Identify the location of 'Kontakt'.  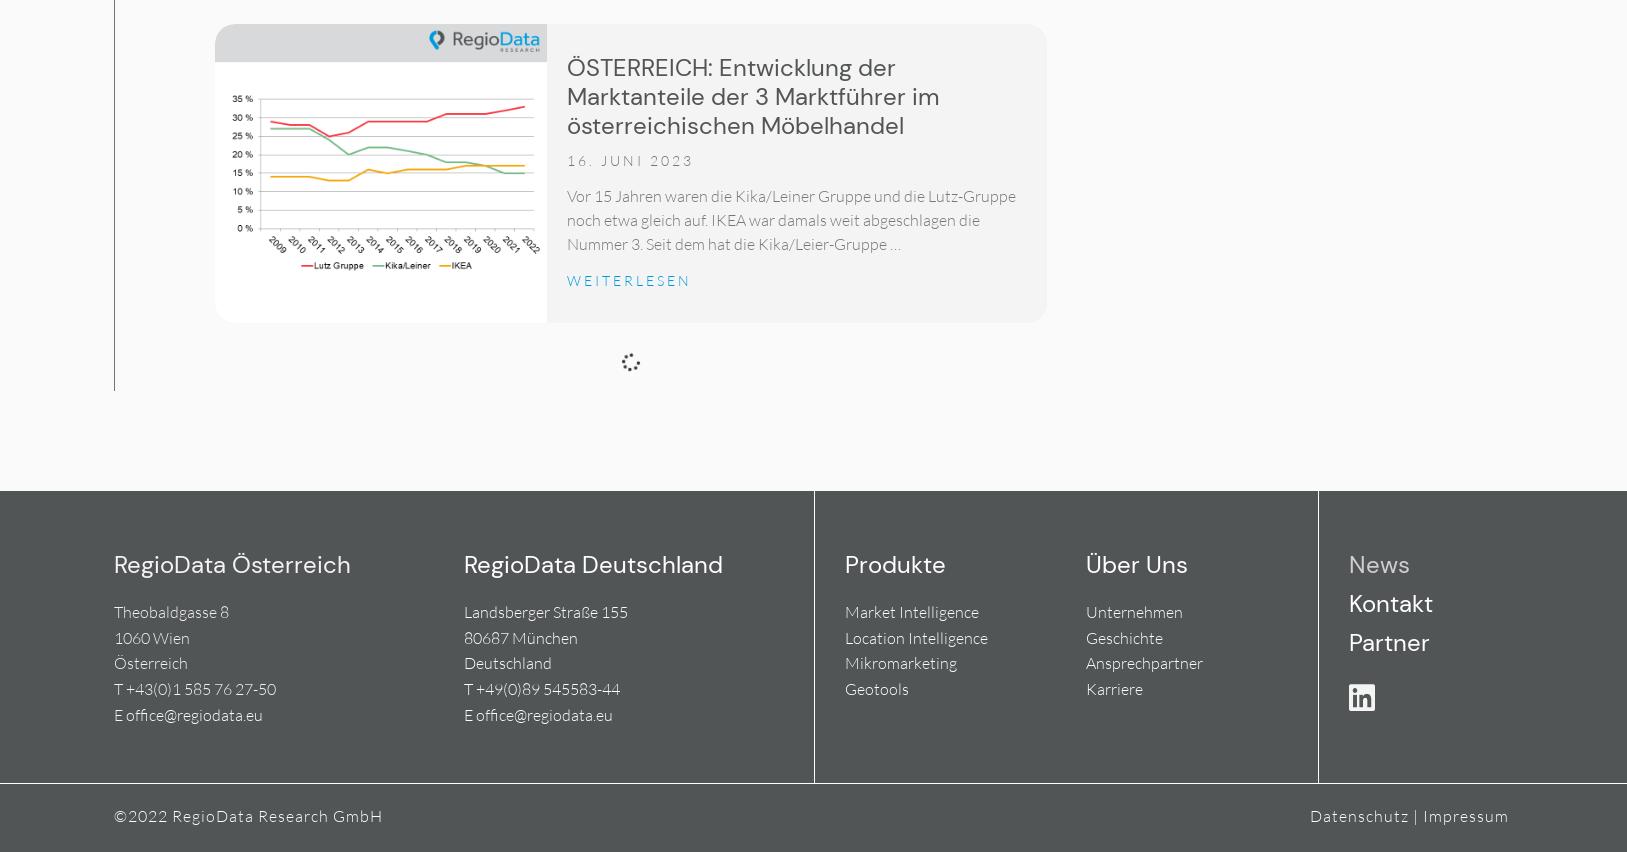
(1389, 602).